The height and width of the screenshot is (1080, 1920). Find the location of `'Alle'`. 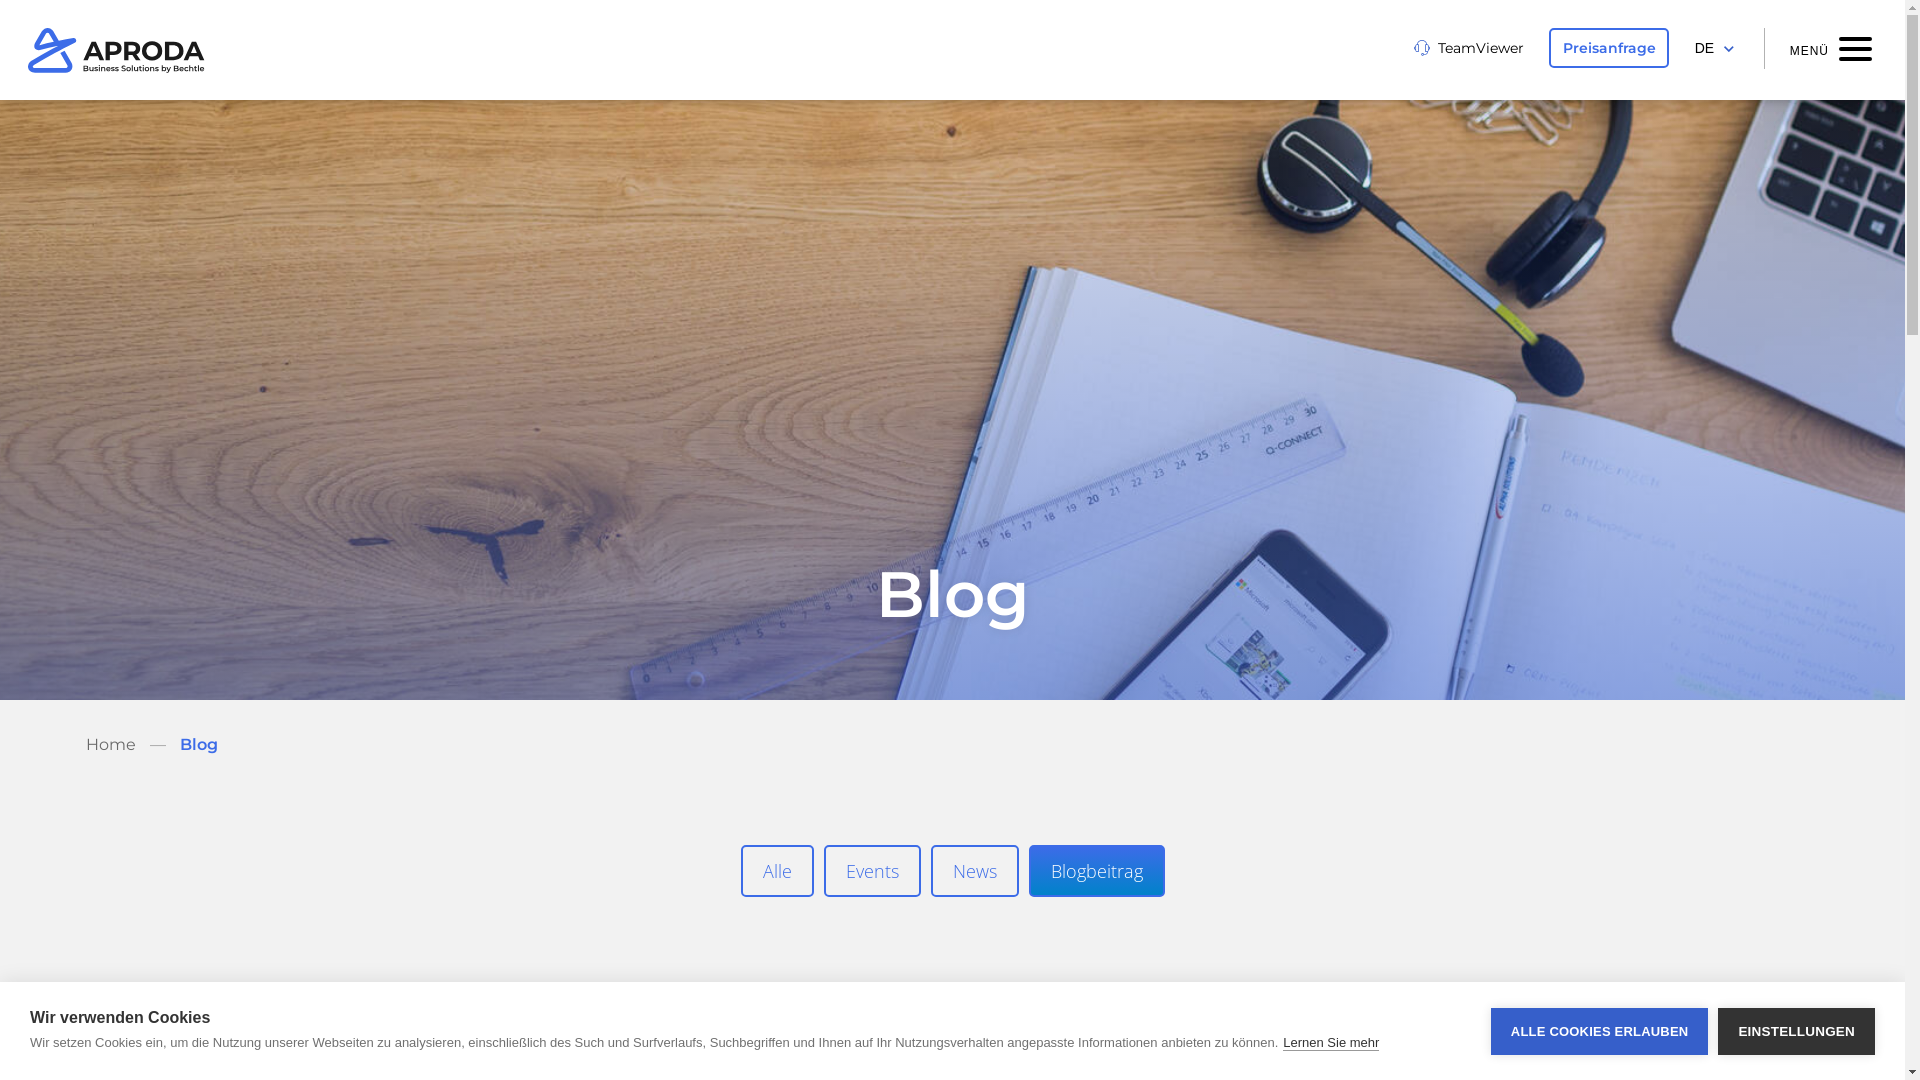

'Alle' is located at coordinates (775, 870).